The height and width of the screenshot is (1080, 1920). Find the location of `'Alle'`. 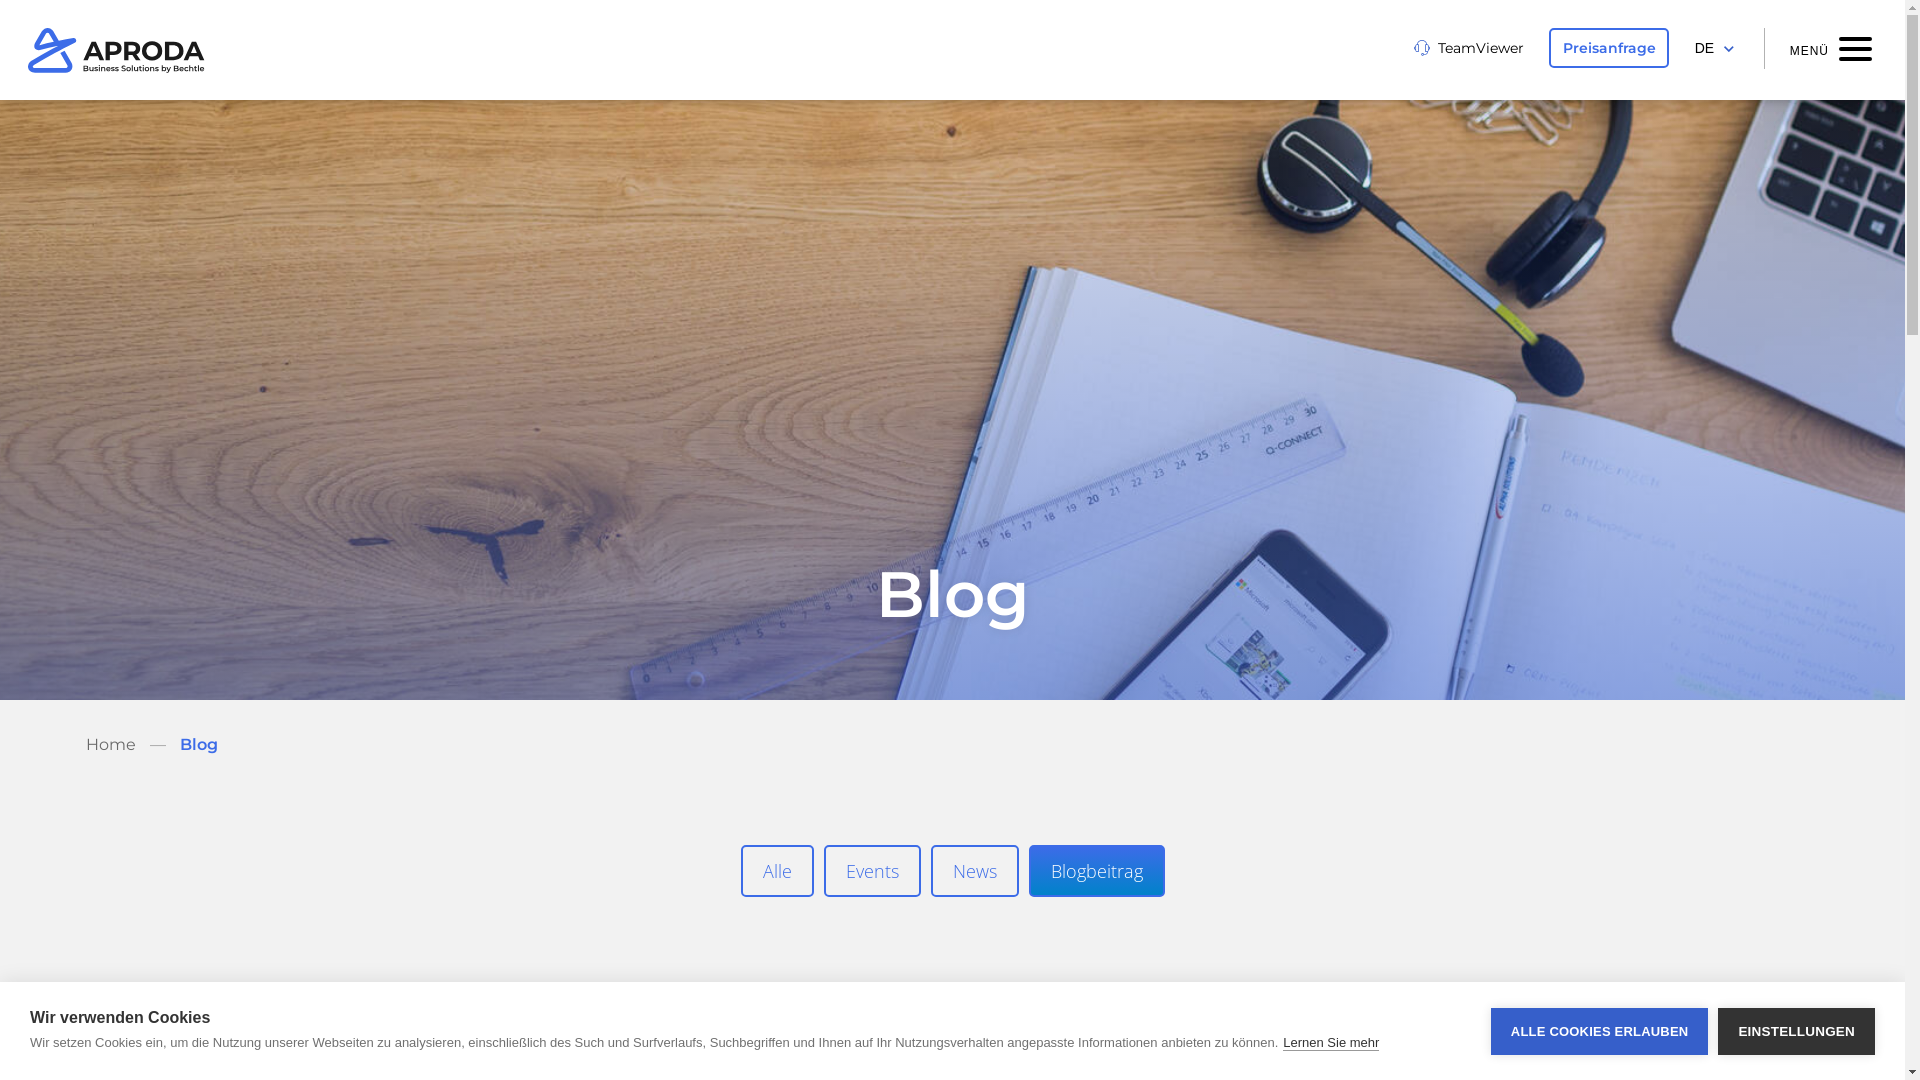

'Alle' is located at coordinates (775, 870).